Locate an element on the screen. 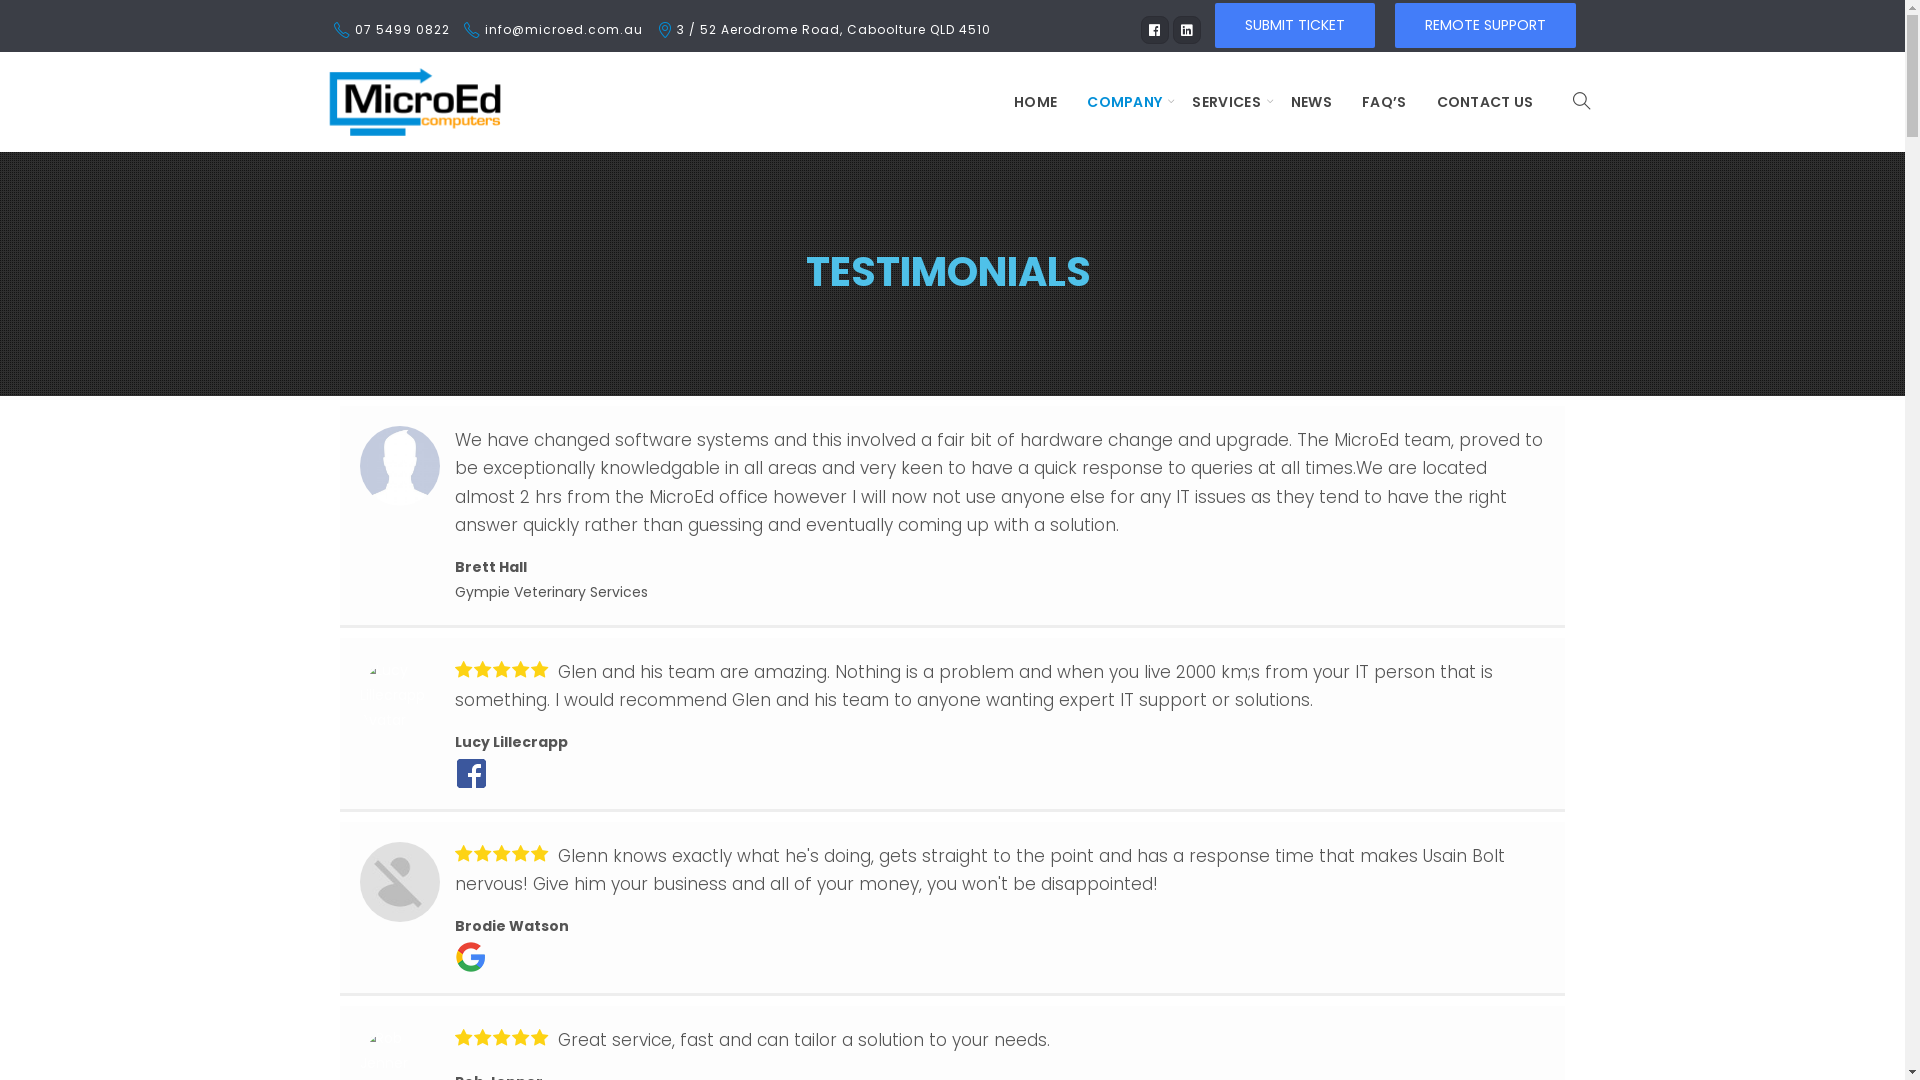 The width and height of the screenshot is (1920, 1080). 'CONTACT US' is located at coordinates (1420, 101).